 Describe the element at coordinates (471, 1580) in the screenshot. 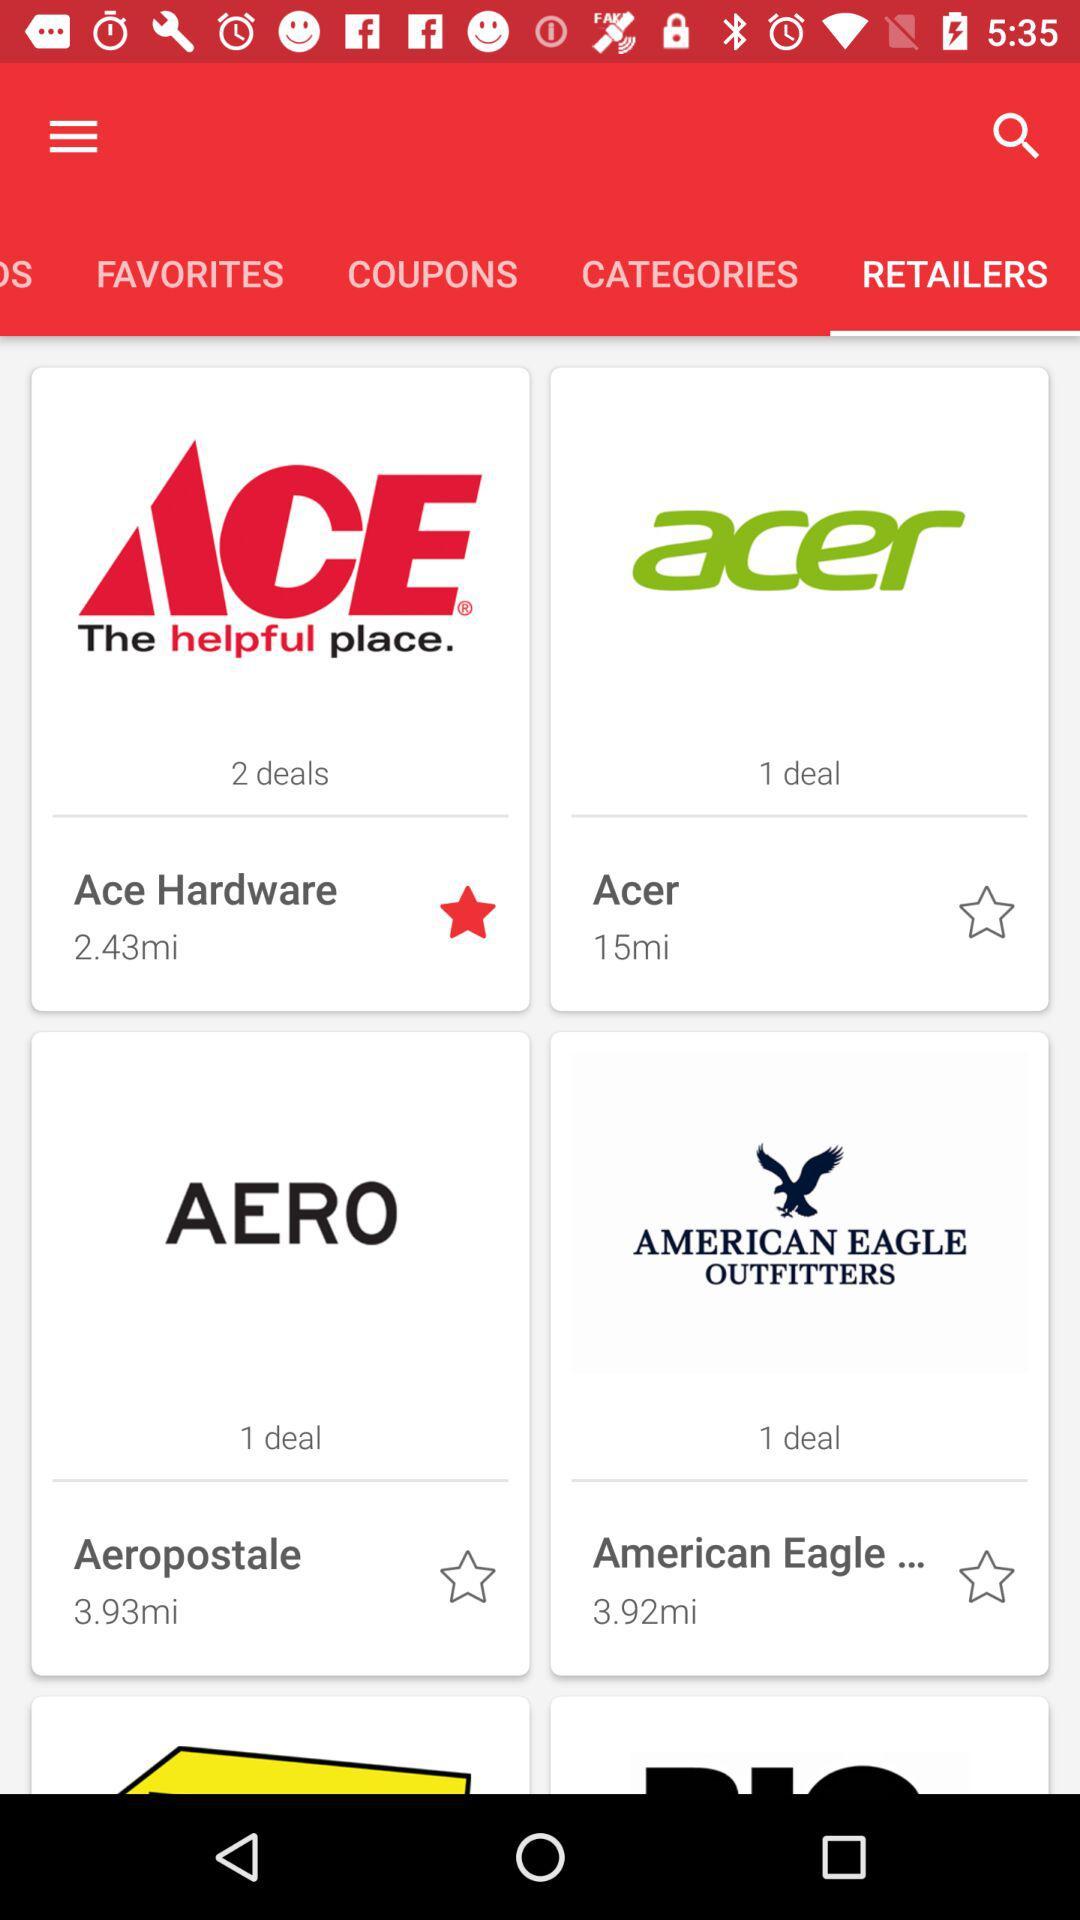

I see `button to mark retailer as favorite` at that location.